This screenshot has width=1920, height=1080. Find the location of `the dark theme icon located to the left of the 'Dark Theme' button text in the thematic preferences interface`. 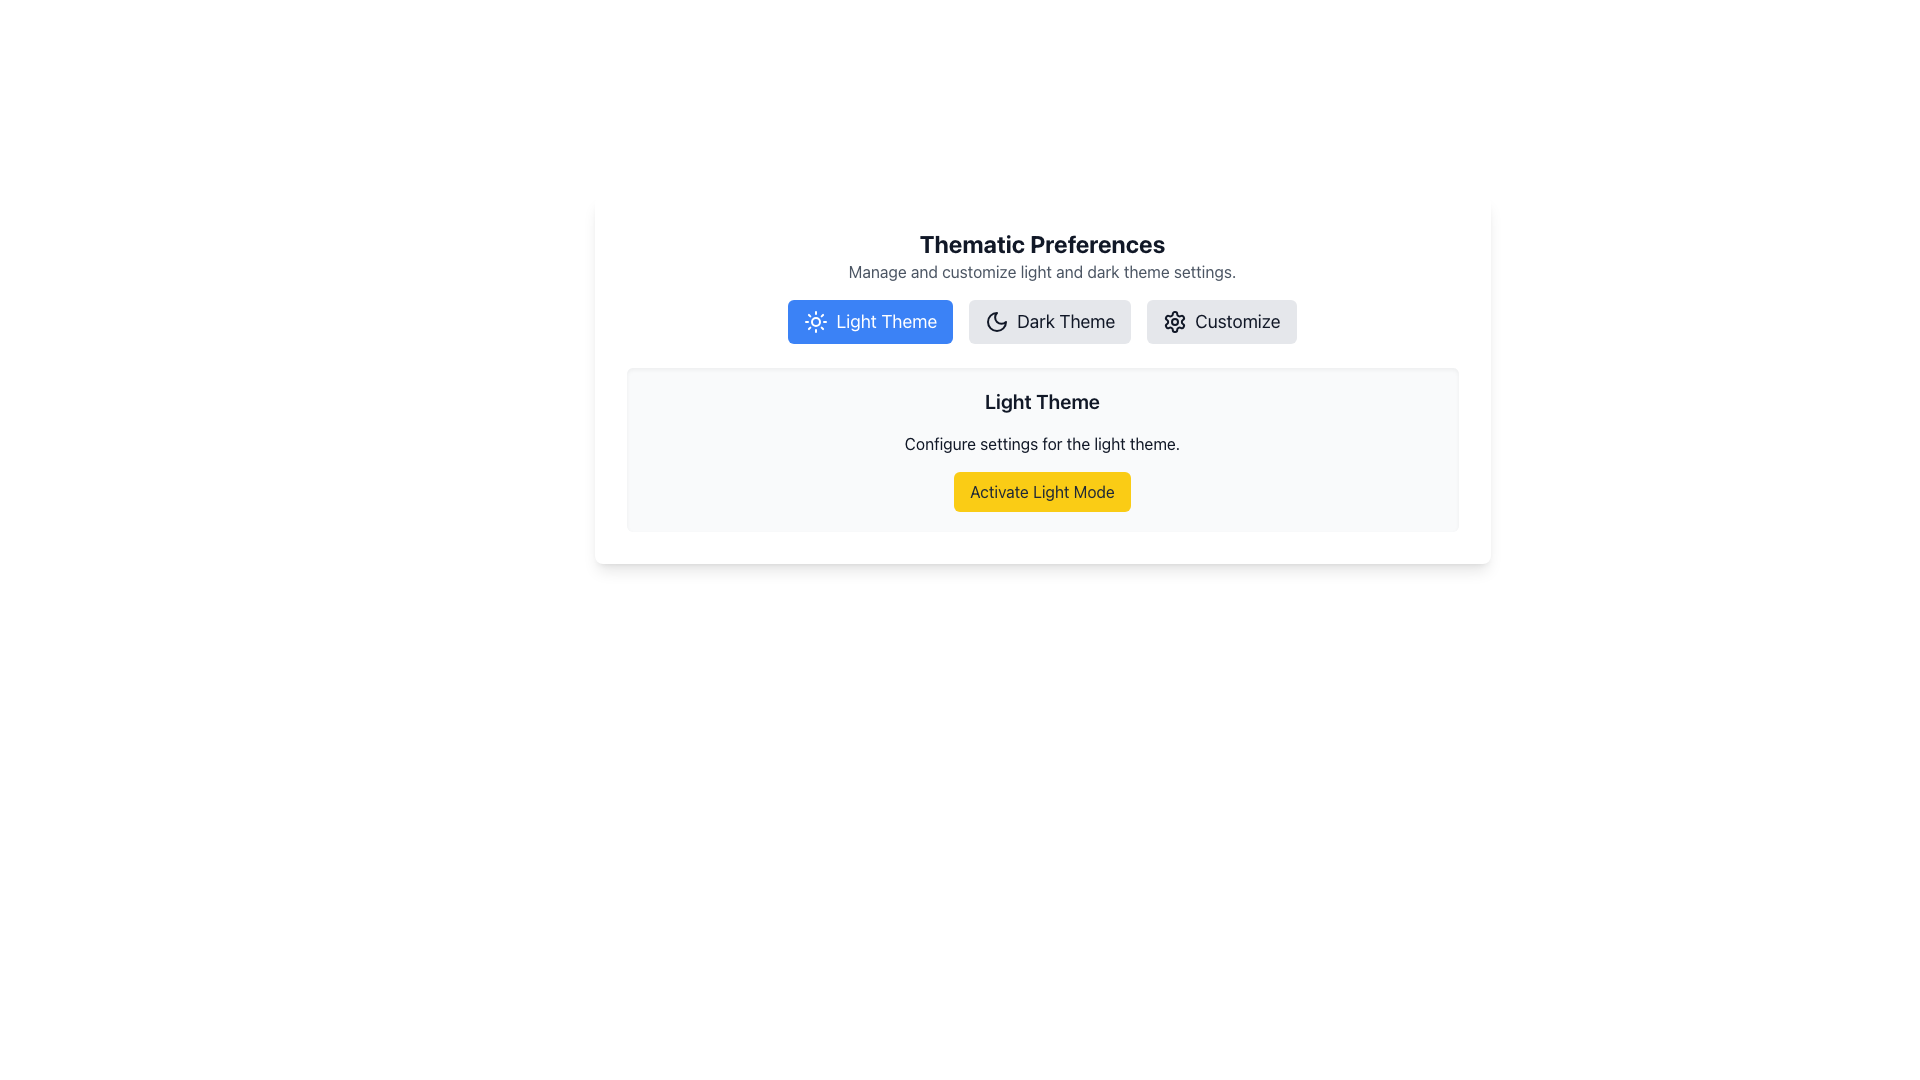

the dark theme icon located to the left of the 'Dark Theme' button text in the thematic preferences interface is located at coordinates (997, 320).